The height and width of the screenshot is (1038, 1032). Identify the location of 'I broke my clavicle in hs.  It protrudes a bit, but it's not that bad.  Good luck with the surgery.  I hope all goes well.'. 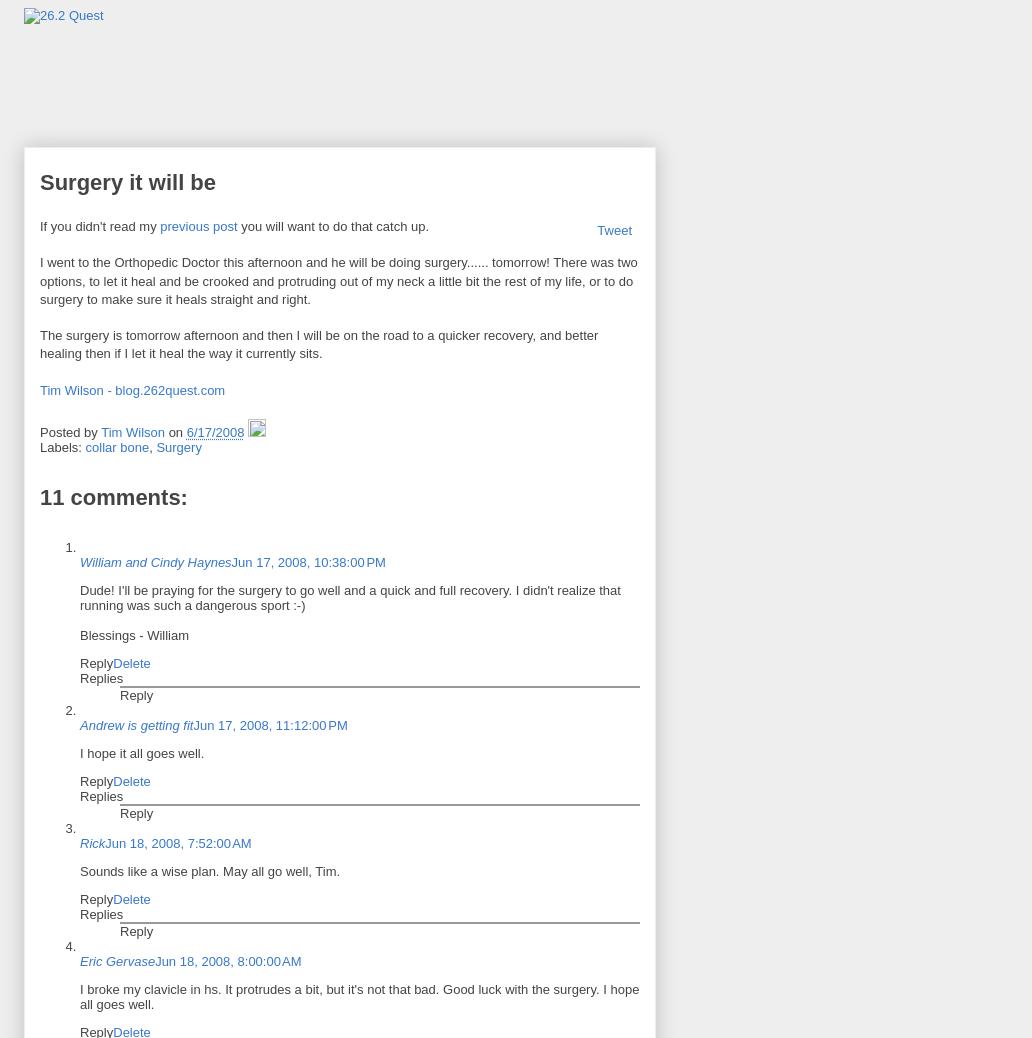
(79, 995).